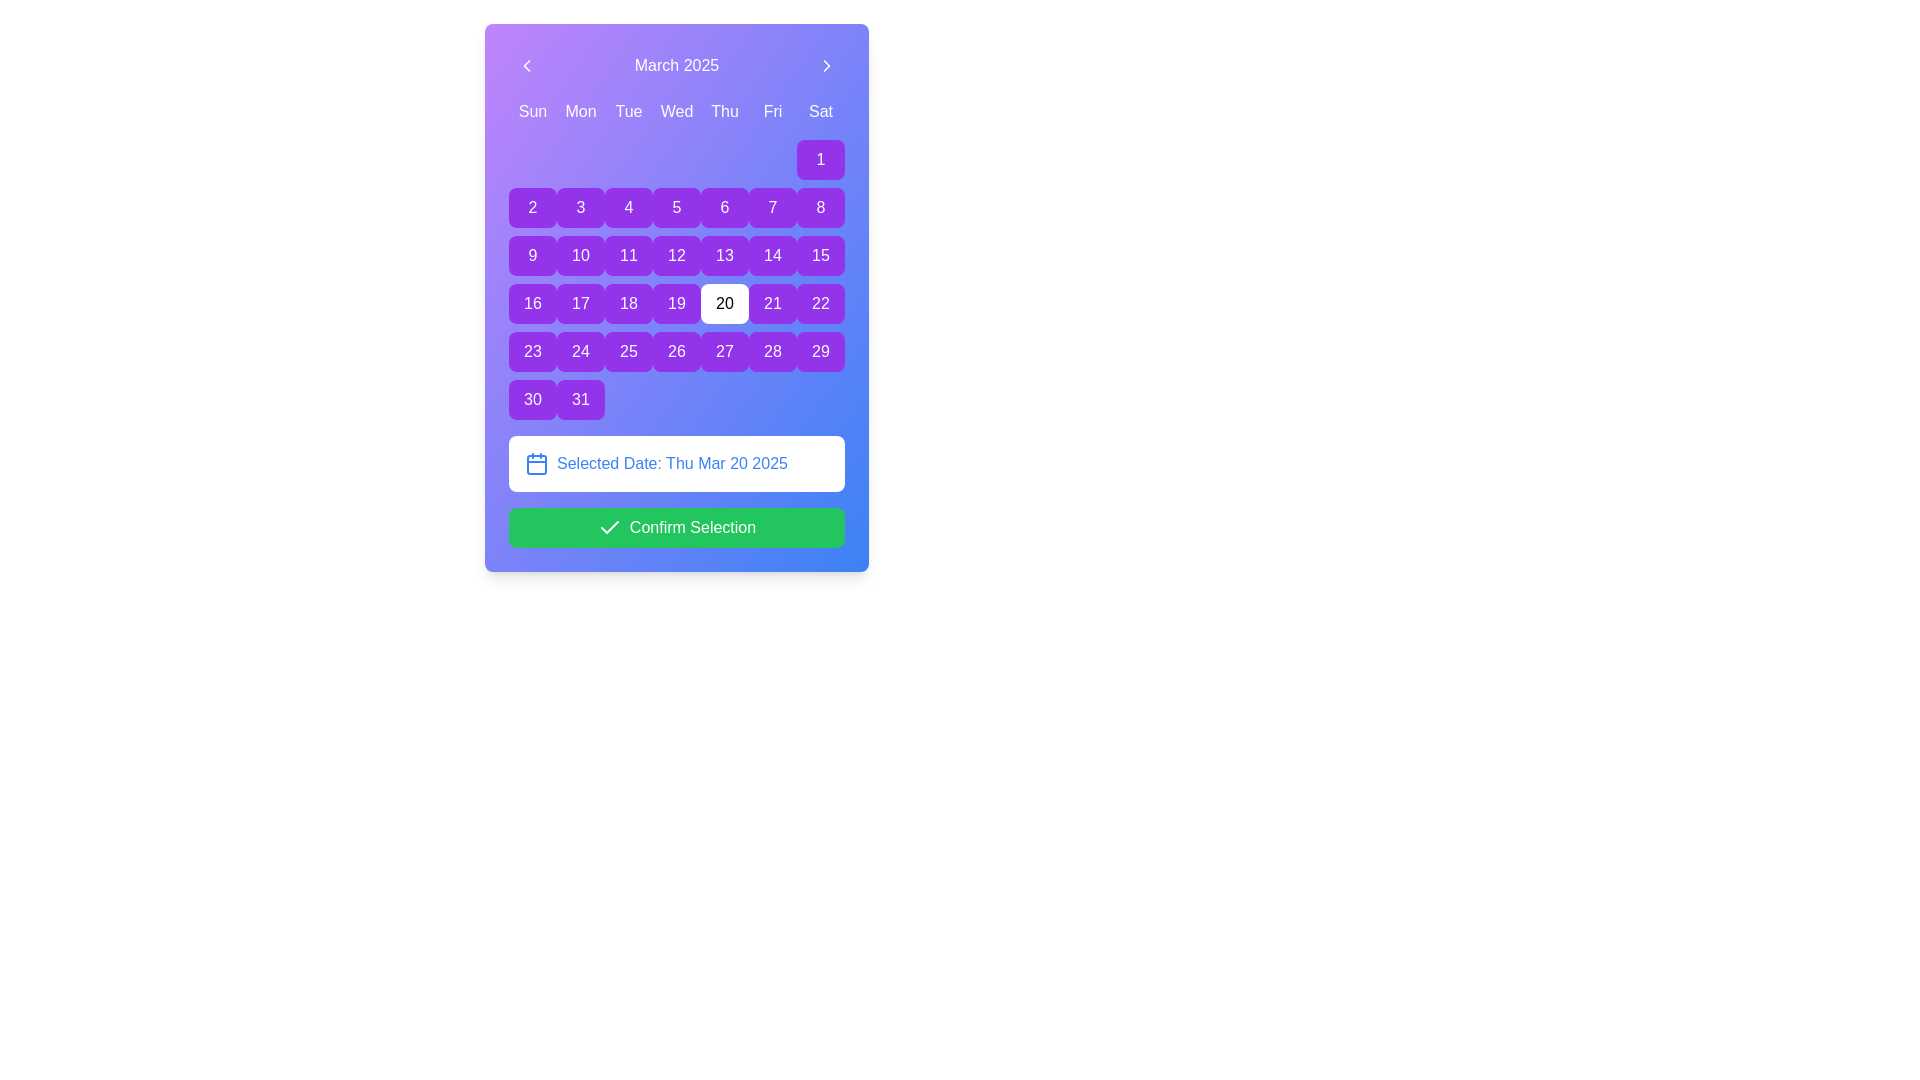  Describe the element at coordinates (627, 208) in the screenshot. I see `the button representing the date '4'` at that location.